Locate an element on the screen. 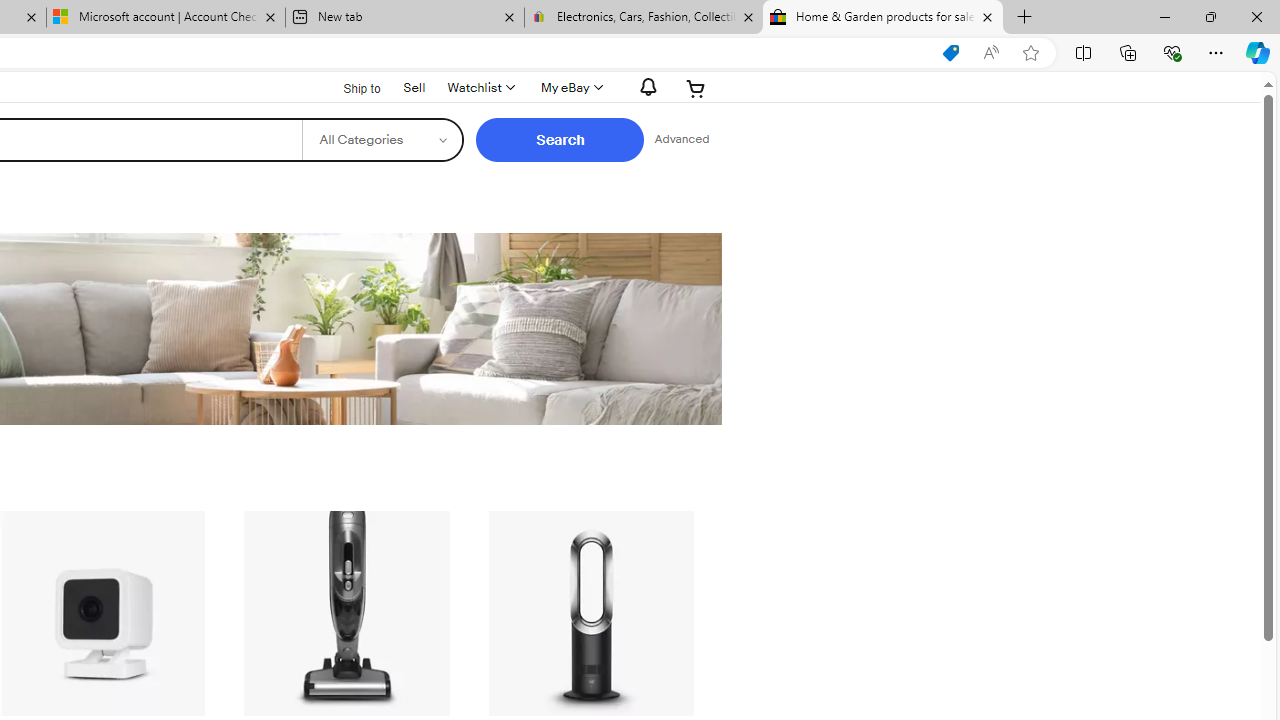 The height and width of the screenshot is (720, 1280). 'Add this page to favorites (Ctrl+D)' is located at coordinates (1031, 52).